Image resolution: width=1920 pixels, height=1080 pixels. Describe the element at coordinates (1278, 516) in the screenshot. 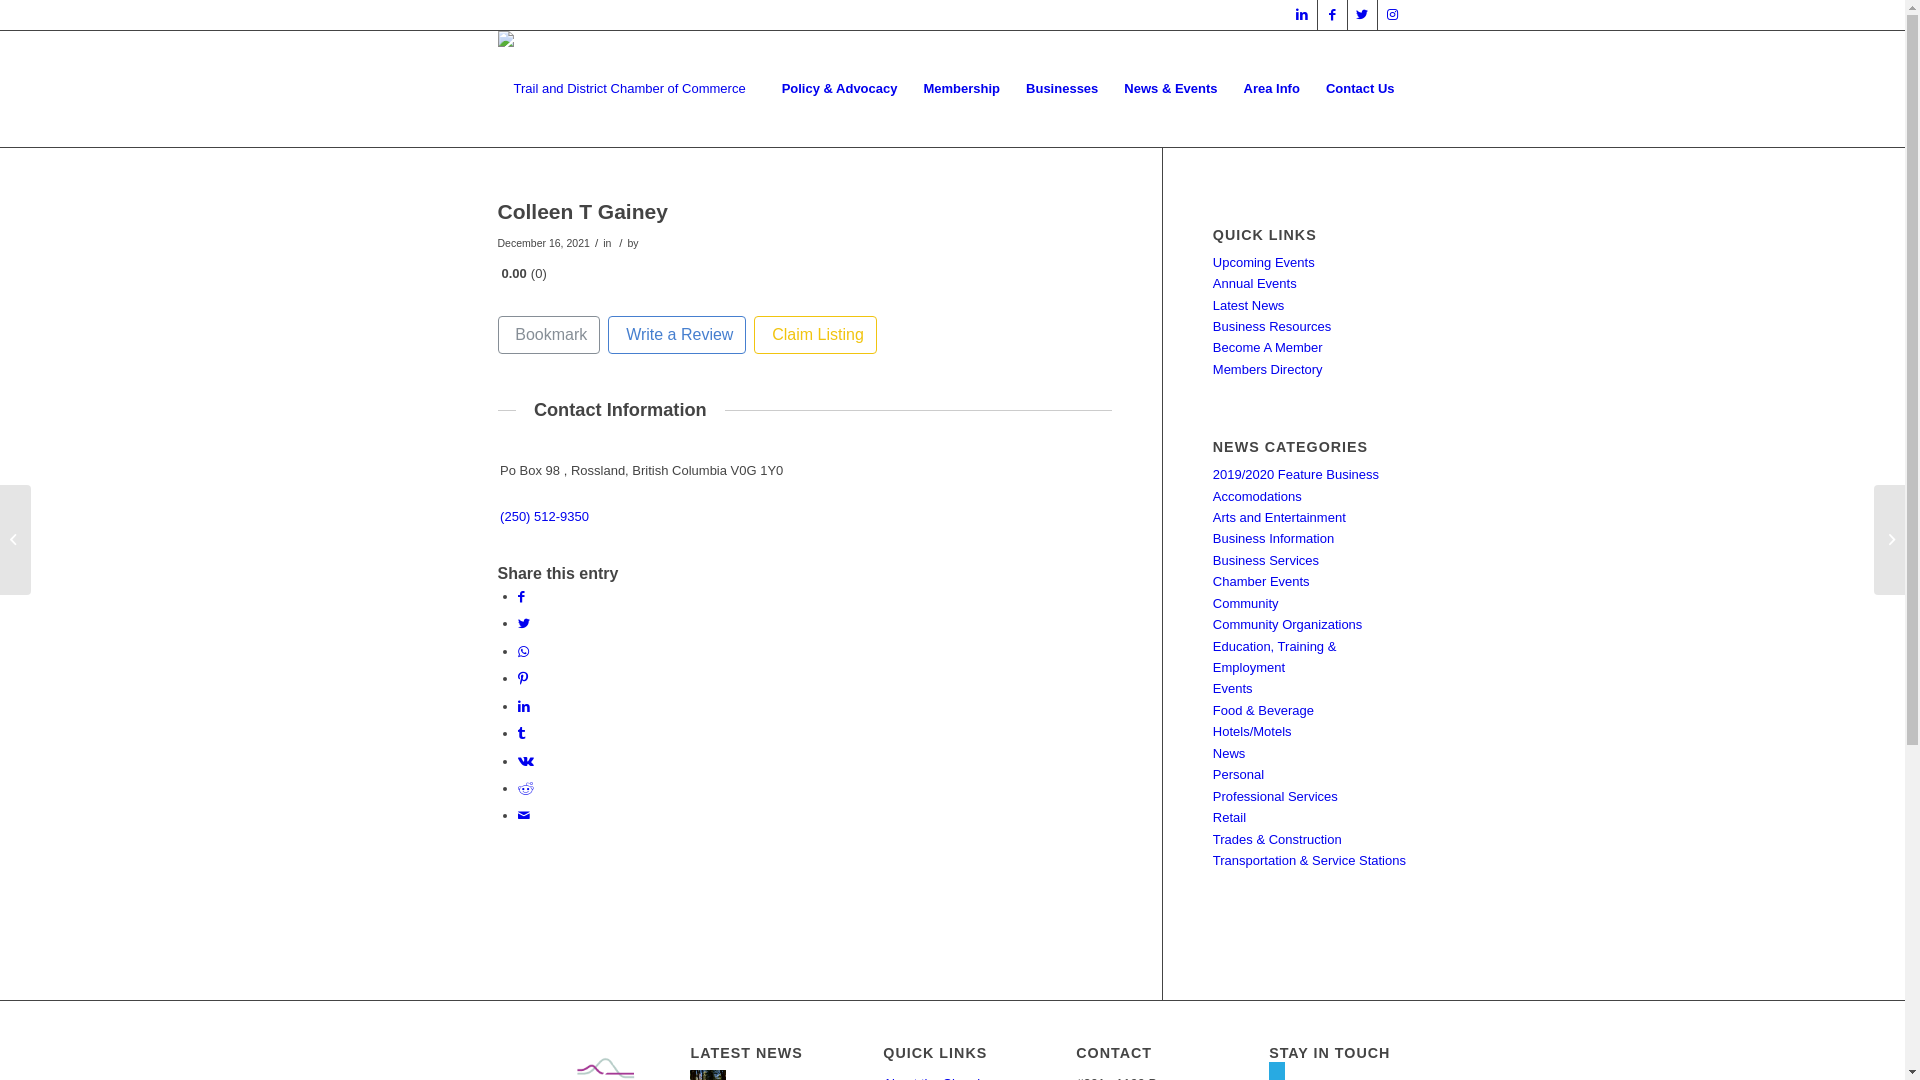

I see `'Arts and Entertainment'` at that location.